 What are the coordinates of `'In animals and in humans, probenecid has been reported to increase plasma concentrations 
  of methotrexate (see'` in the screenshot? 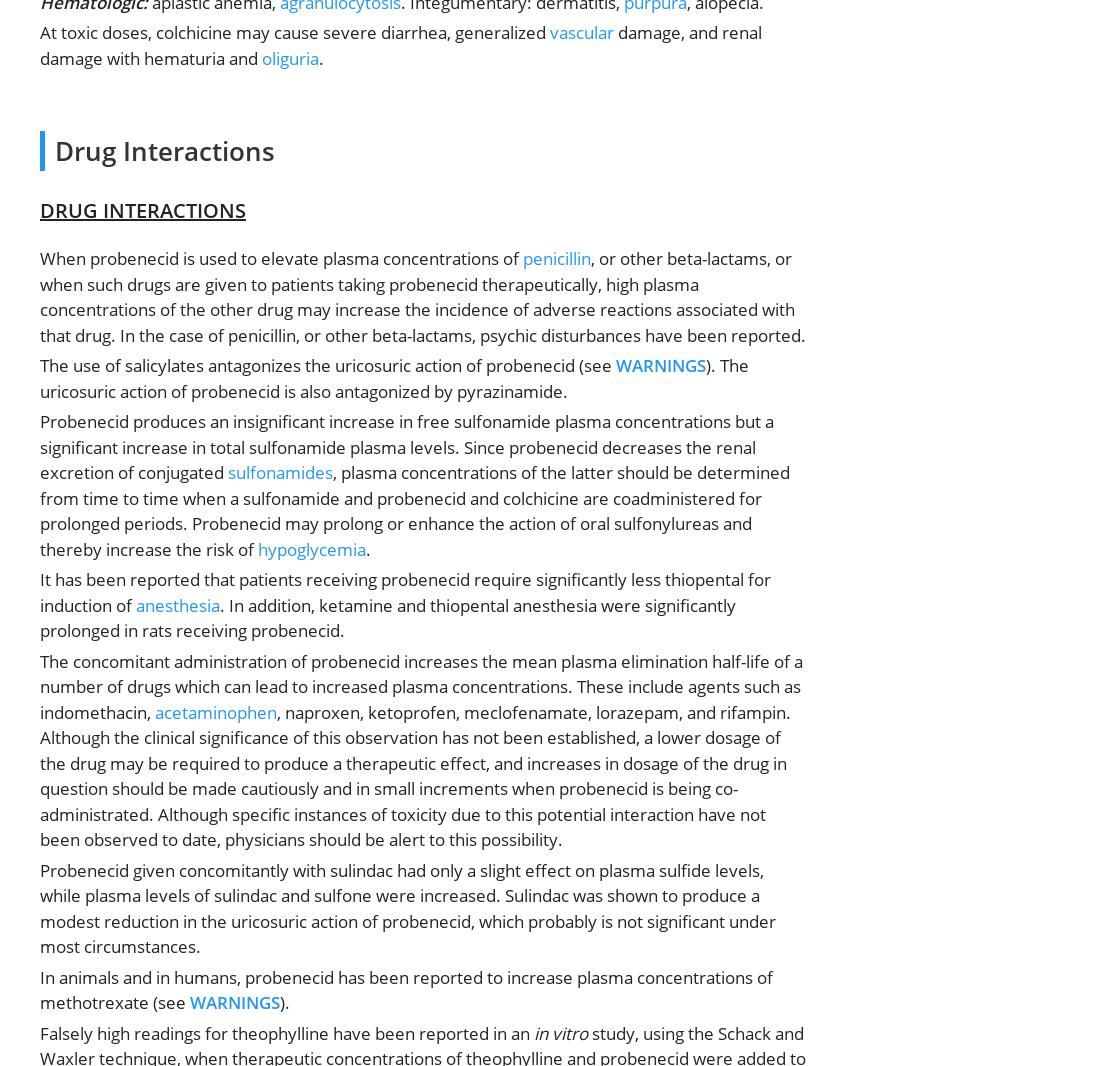 It's located at (405, 989).